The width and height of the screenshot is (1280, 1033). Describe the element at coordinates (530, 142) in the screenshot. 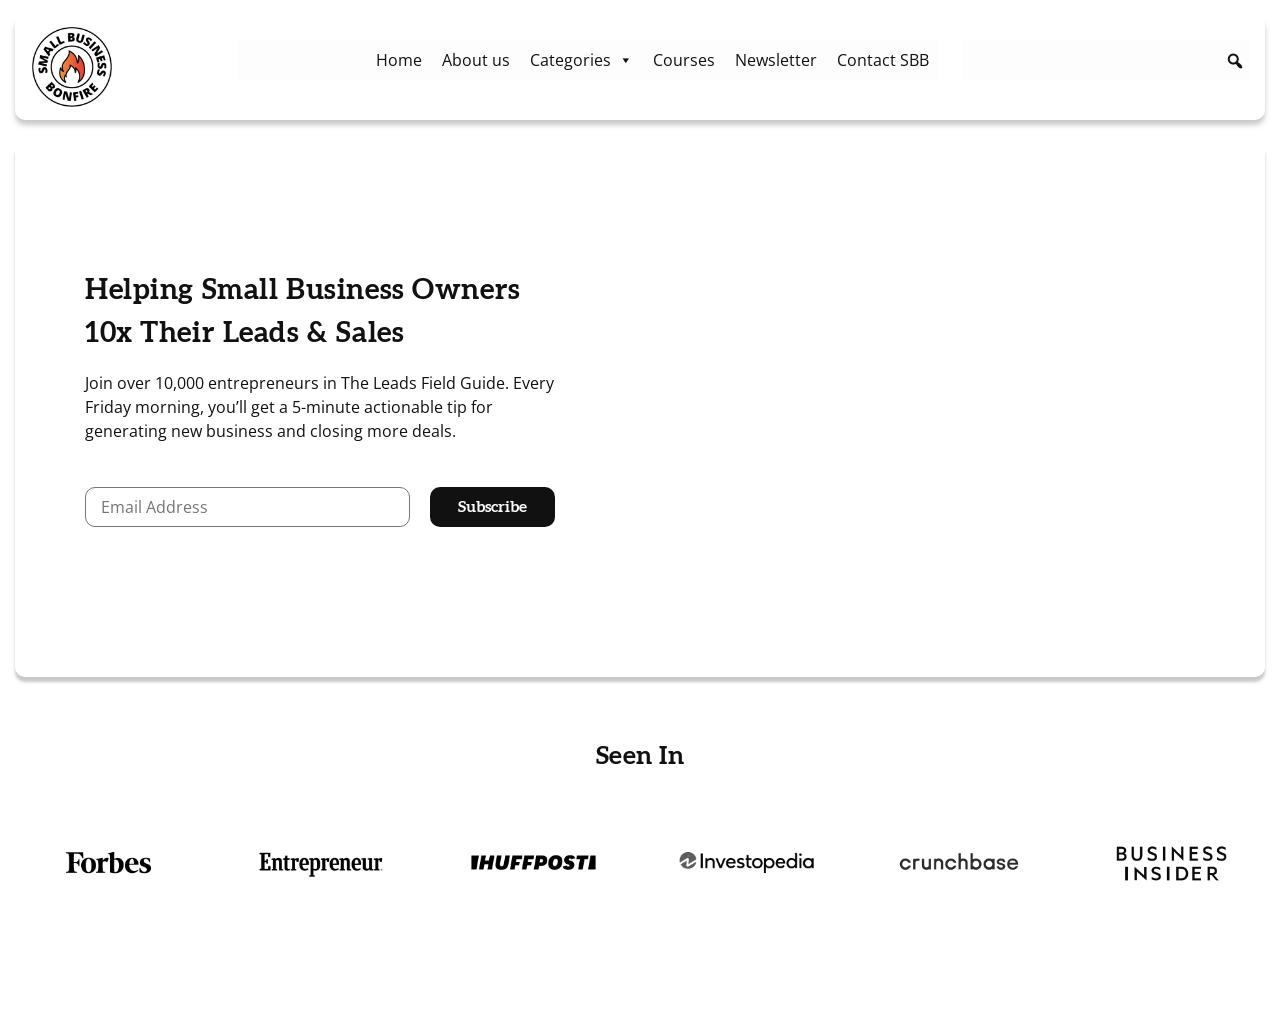

I see `'Marketing'` at that location.